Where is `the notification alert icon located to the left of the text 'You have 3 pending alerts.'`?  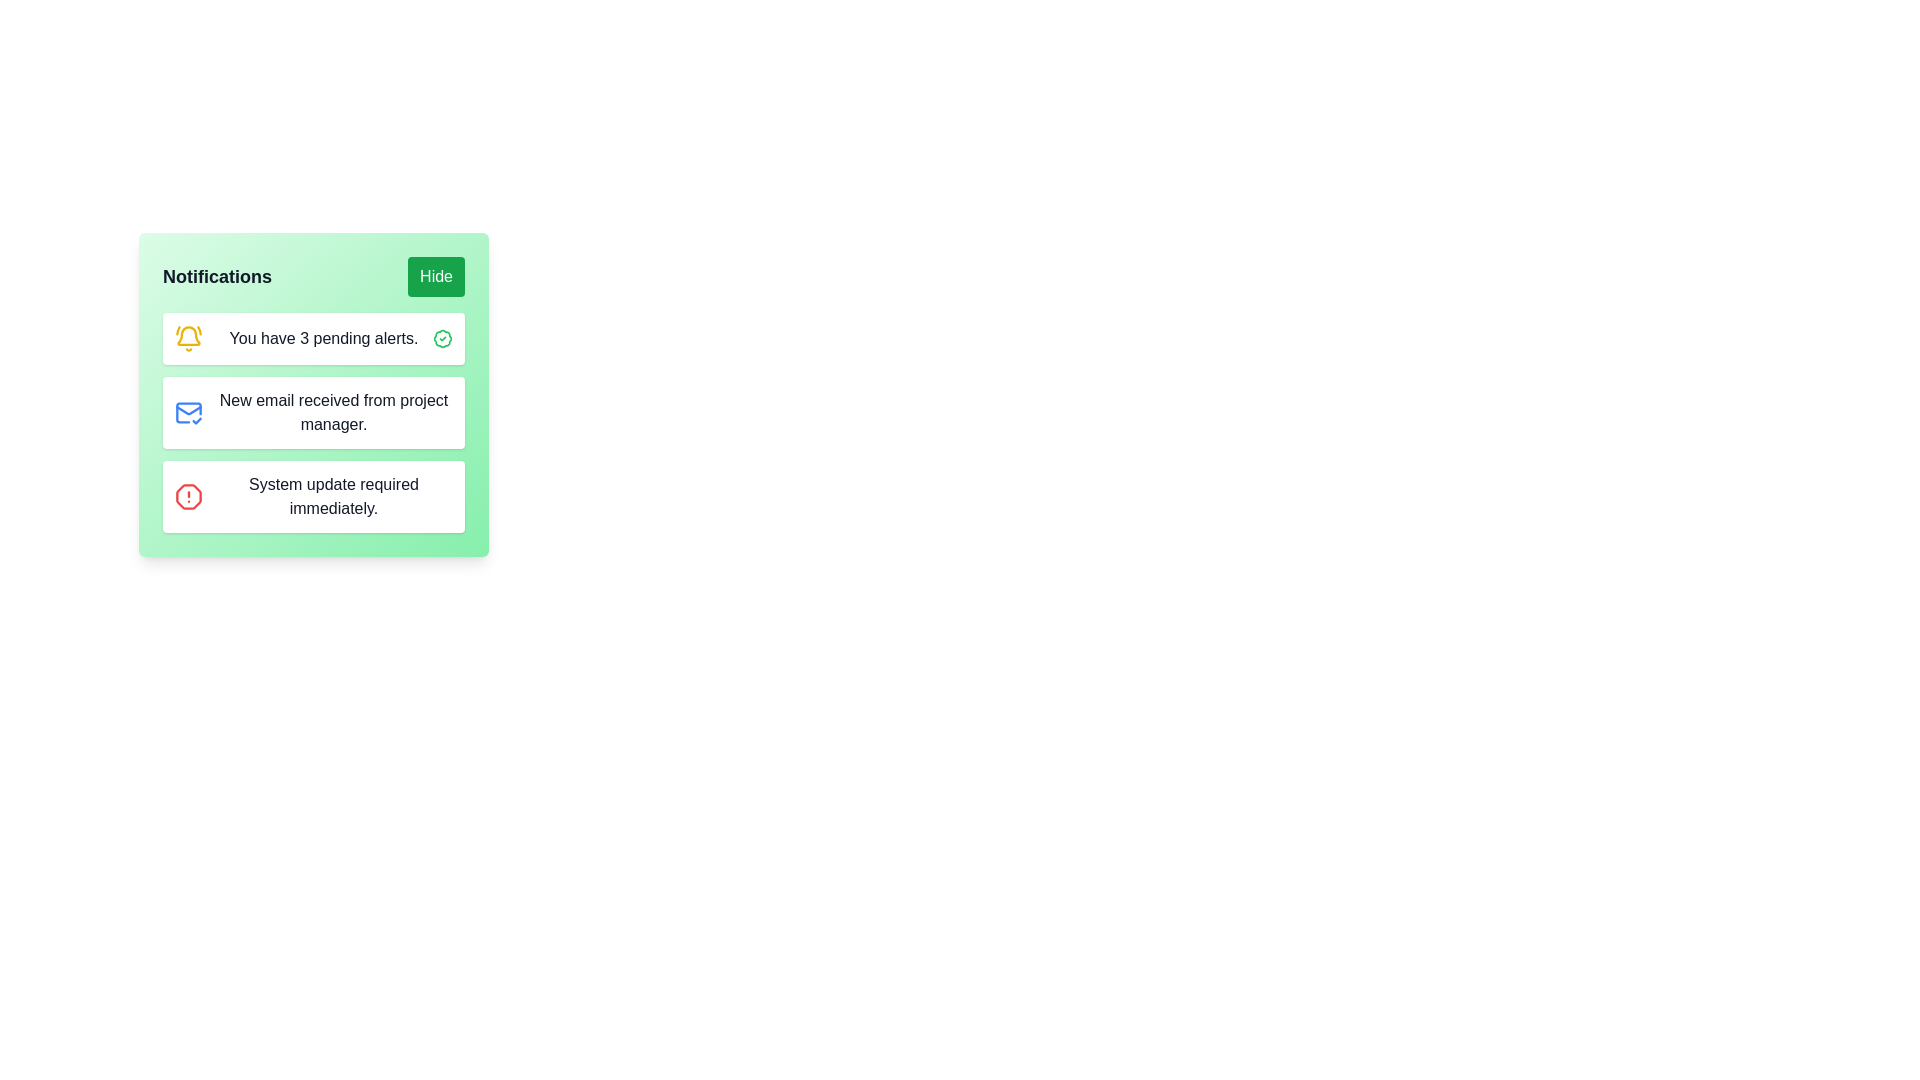 the notification alert icon located to the left of the text 'You have 3 pending alerts.' is located at coordinates (188, 335).